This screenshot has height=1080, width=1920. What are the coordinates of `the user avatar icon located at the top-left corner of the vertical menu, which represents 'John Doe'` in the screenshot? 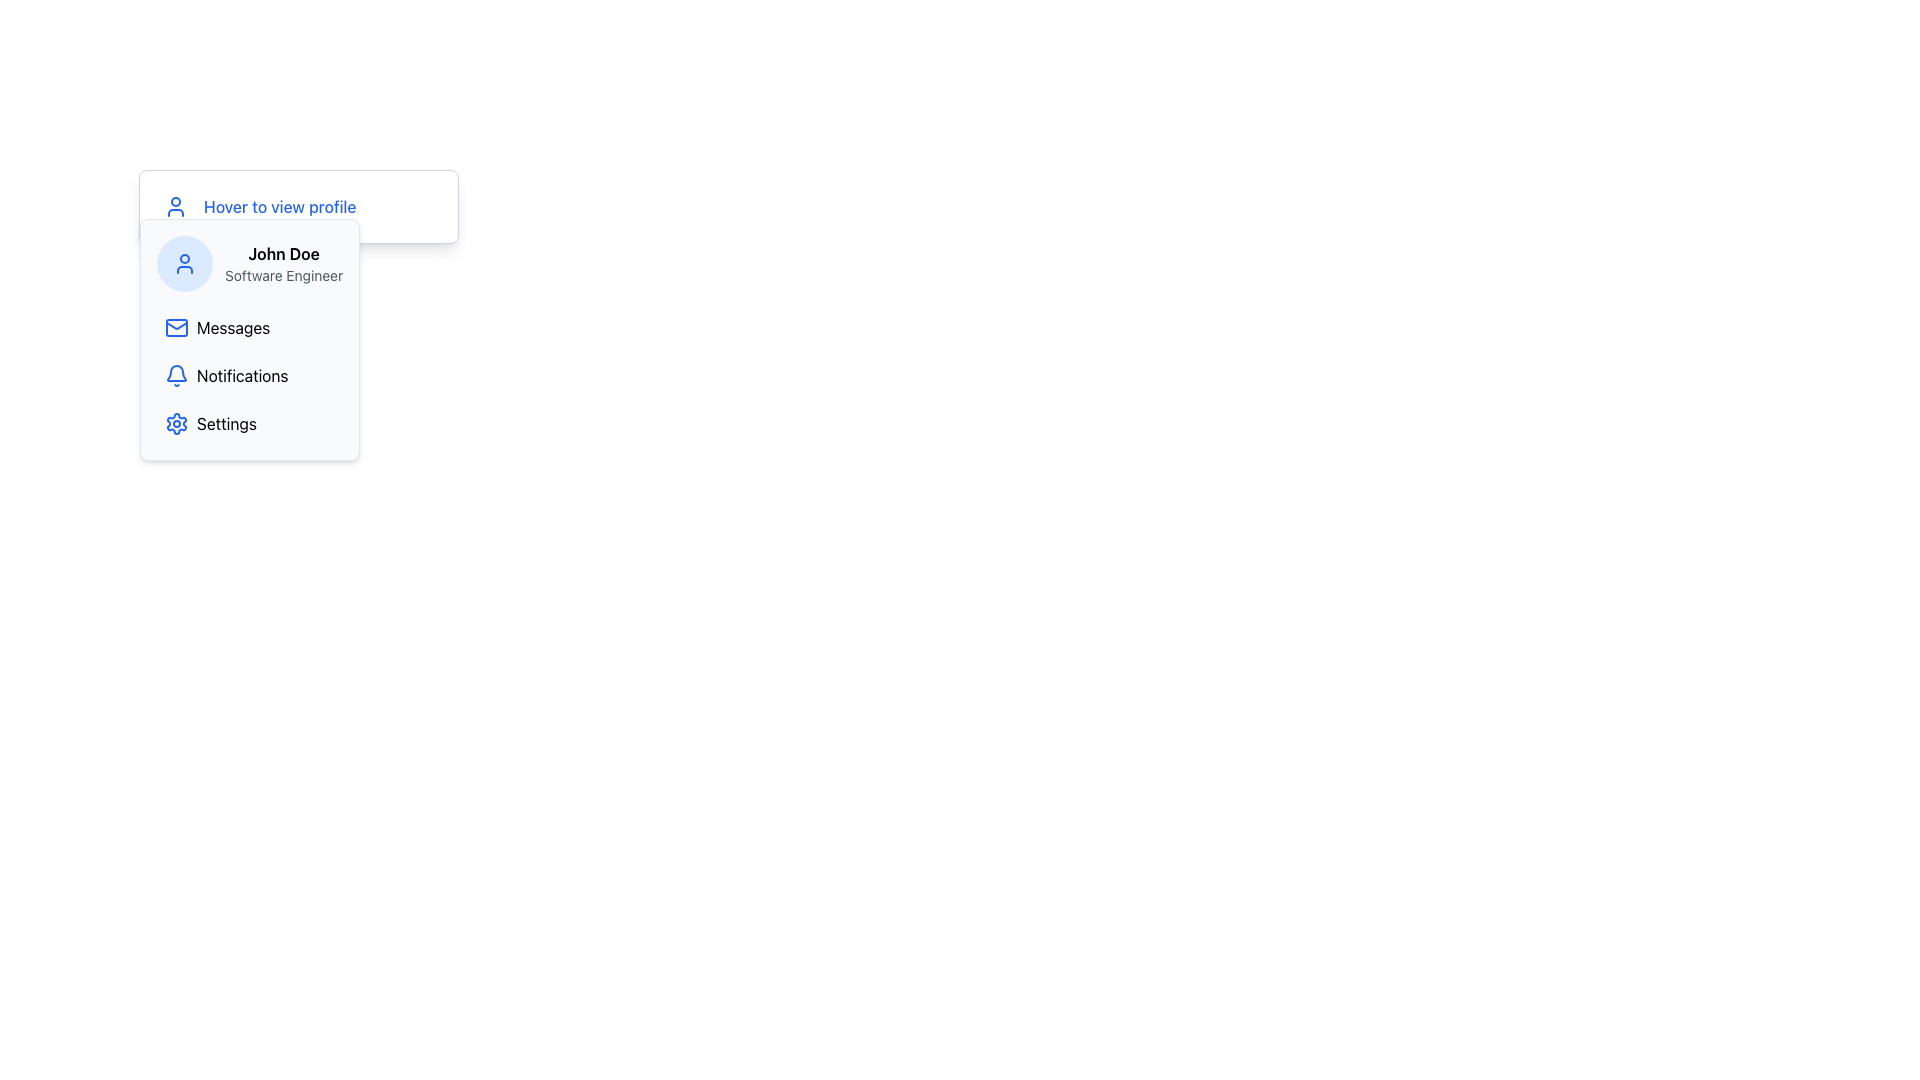 It's located at (185, 262).